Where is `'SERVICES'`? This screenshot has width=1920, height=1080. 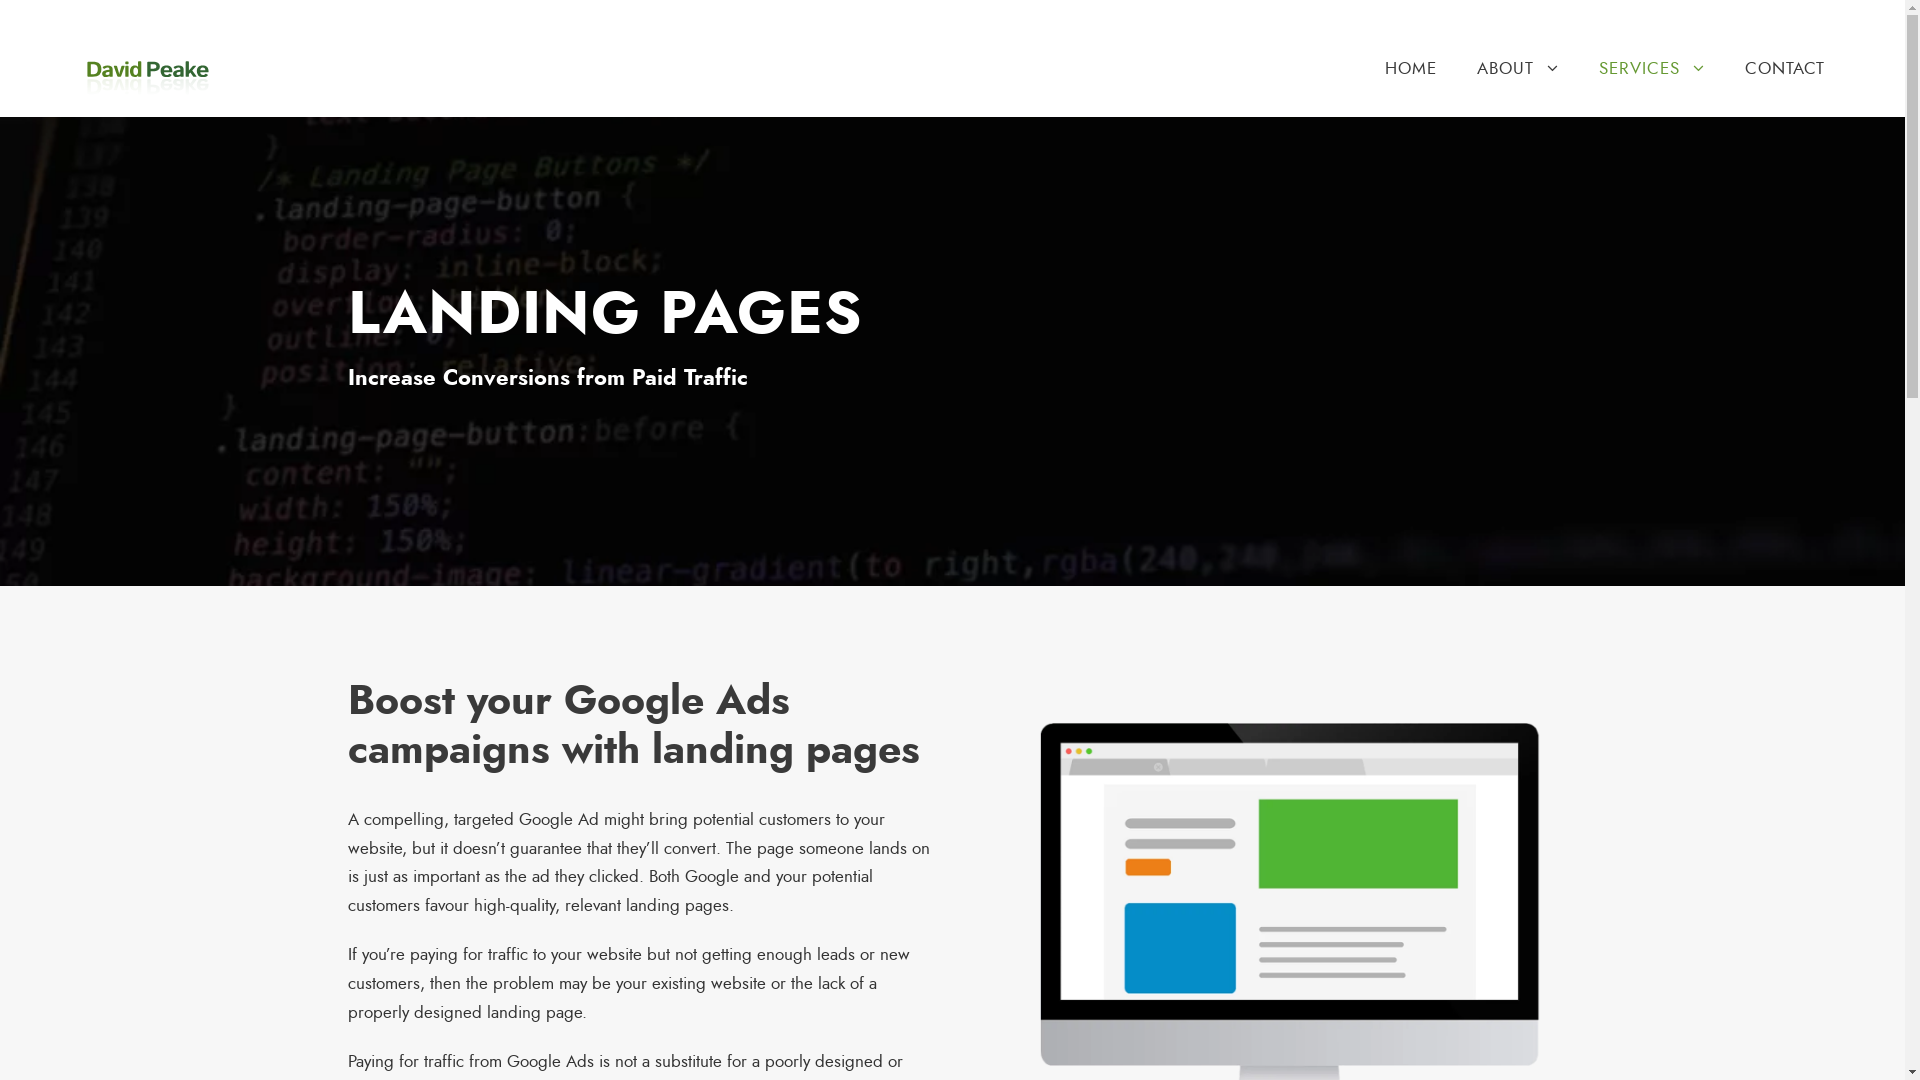
'SERVICES' is located at coordinates (1597, 84).